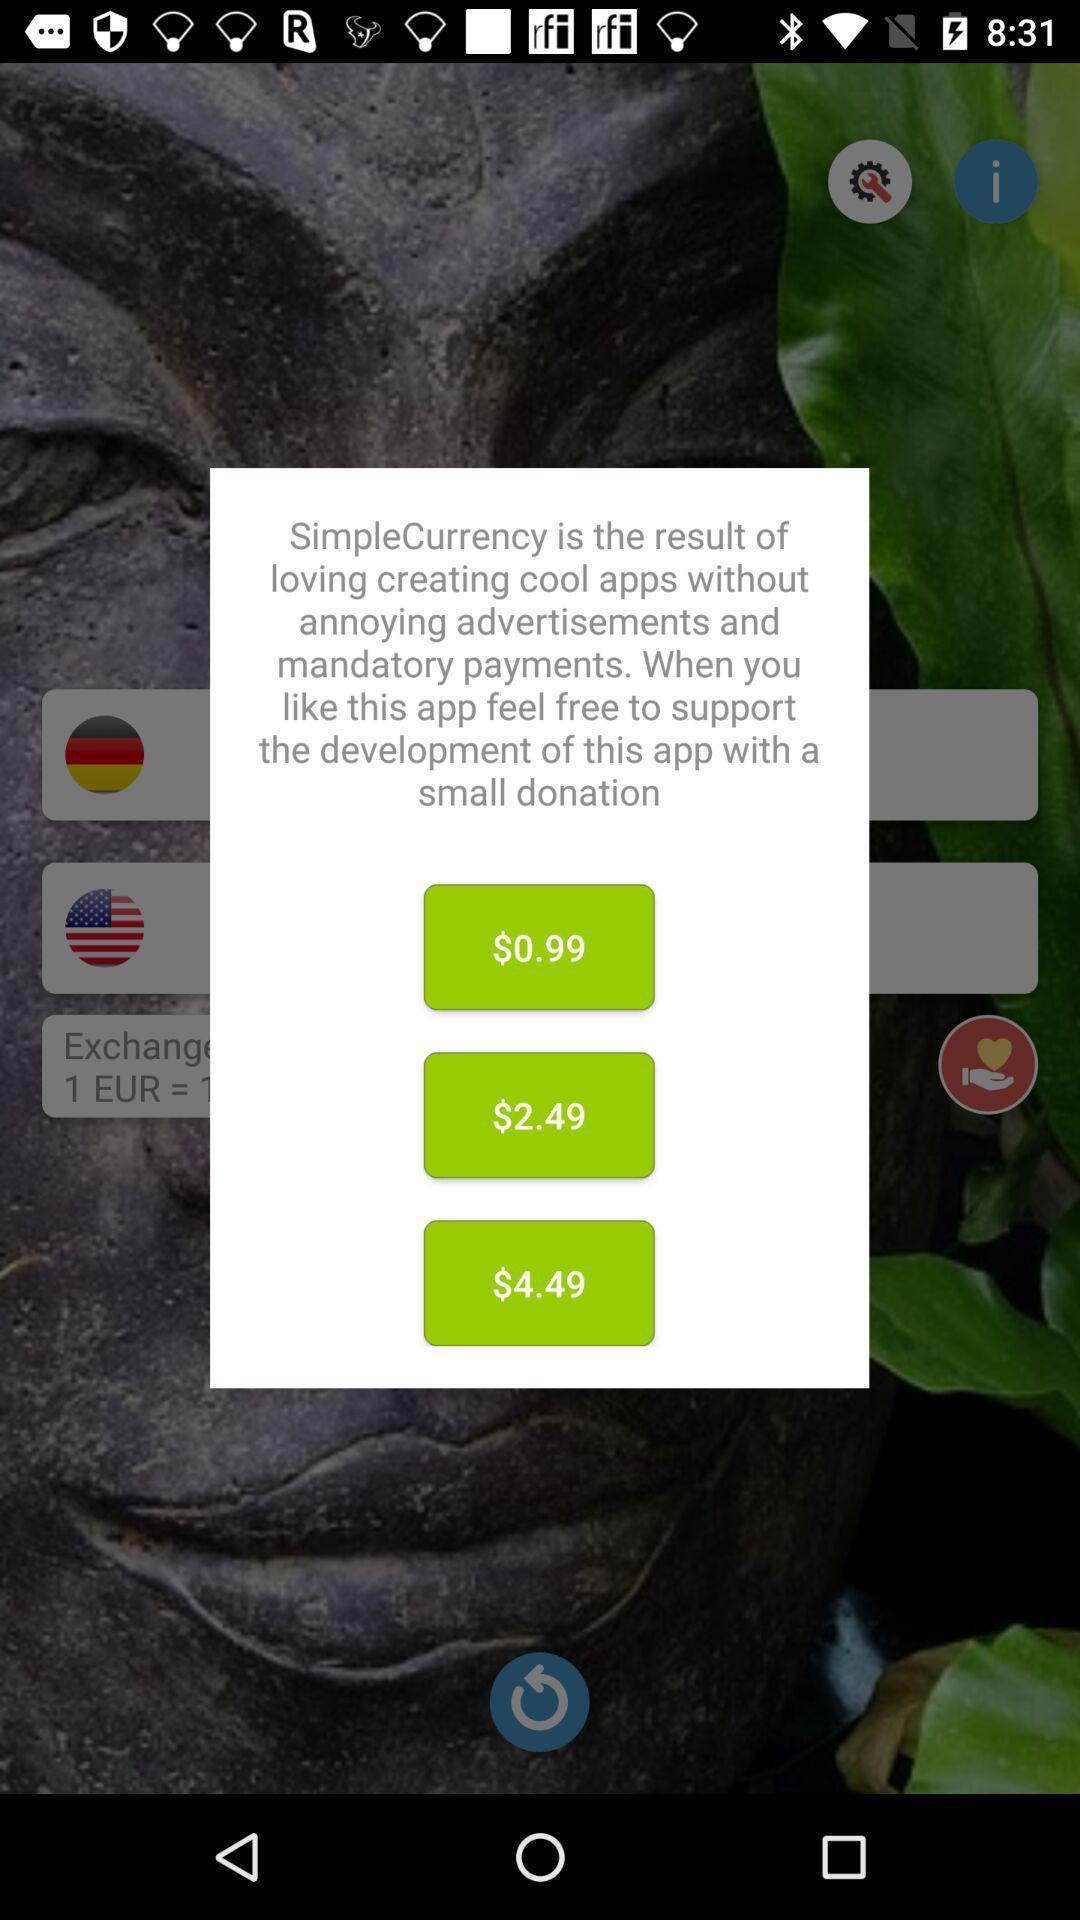 The width and height of the screenshot is (1080, 1920). I want to click on the info icon, so click(995, 181).